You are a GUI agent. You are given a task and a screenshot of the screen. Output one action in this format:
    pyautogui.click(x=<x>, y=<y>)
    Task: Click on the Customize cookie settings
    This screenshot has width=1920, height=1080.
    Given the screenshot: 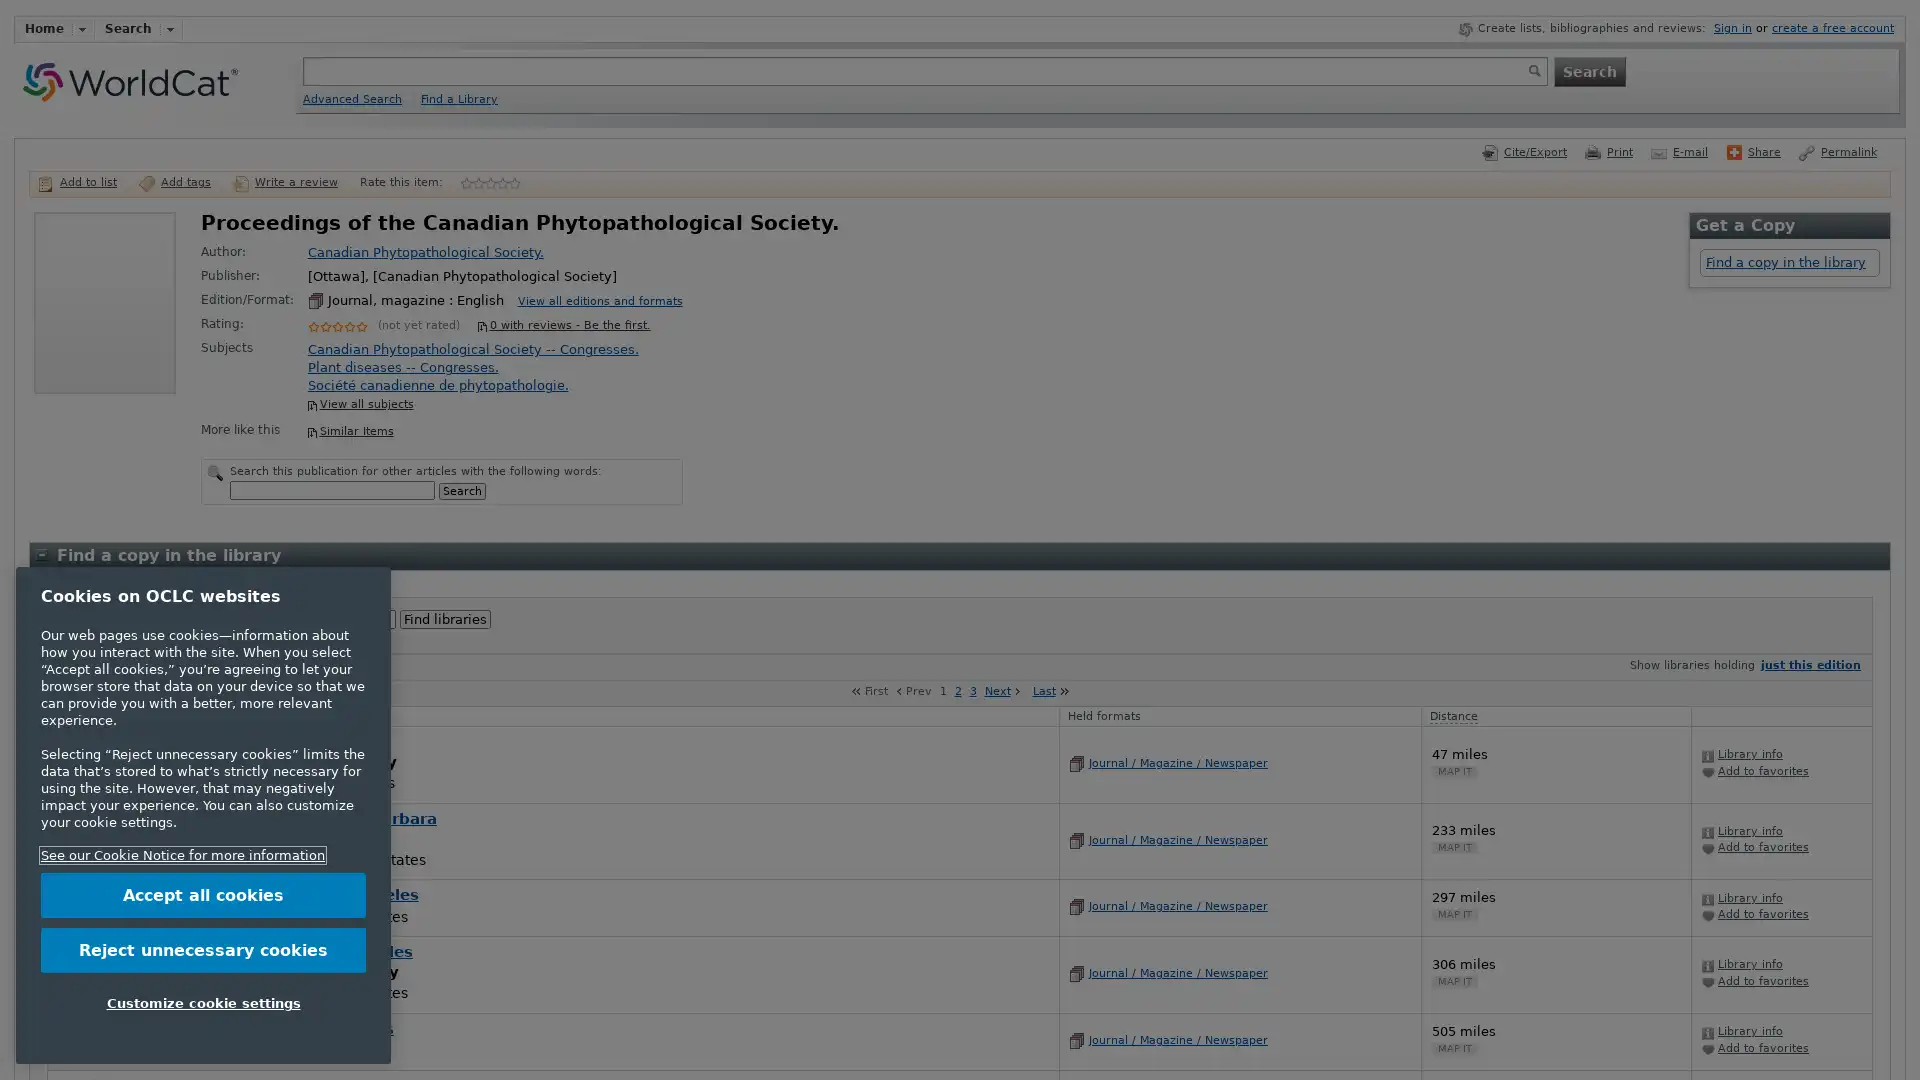 What is the action you would take?
    pyautogui.click(x=203, y=1002)
    